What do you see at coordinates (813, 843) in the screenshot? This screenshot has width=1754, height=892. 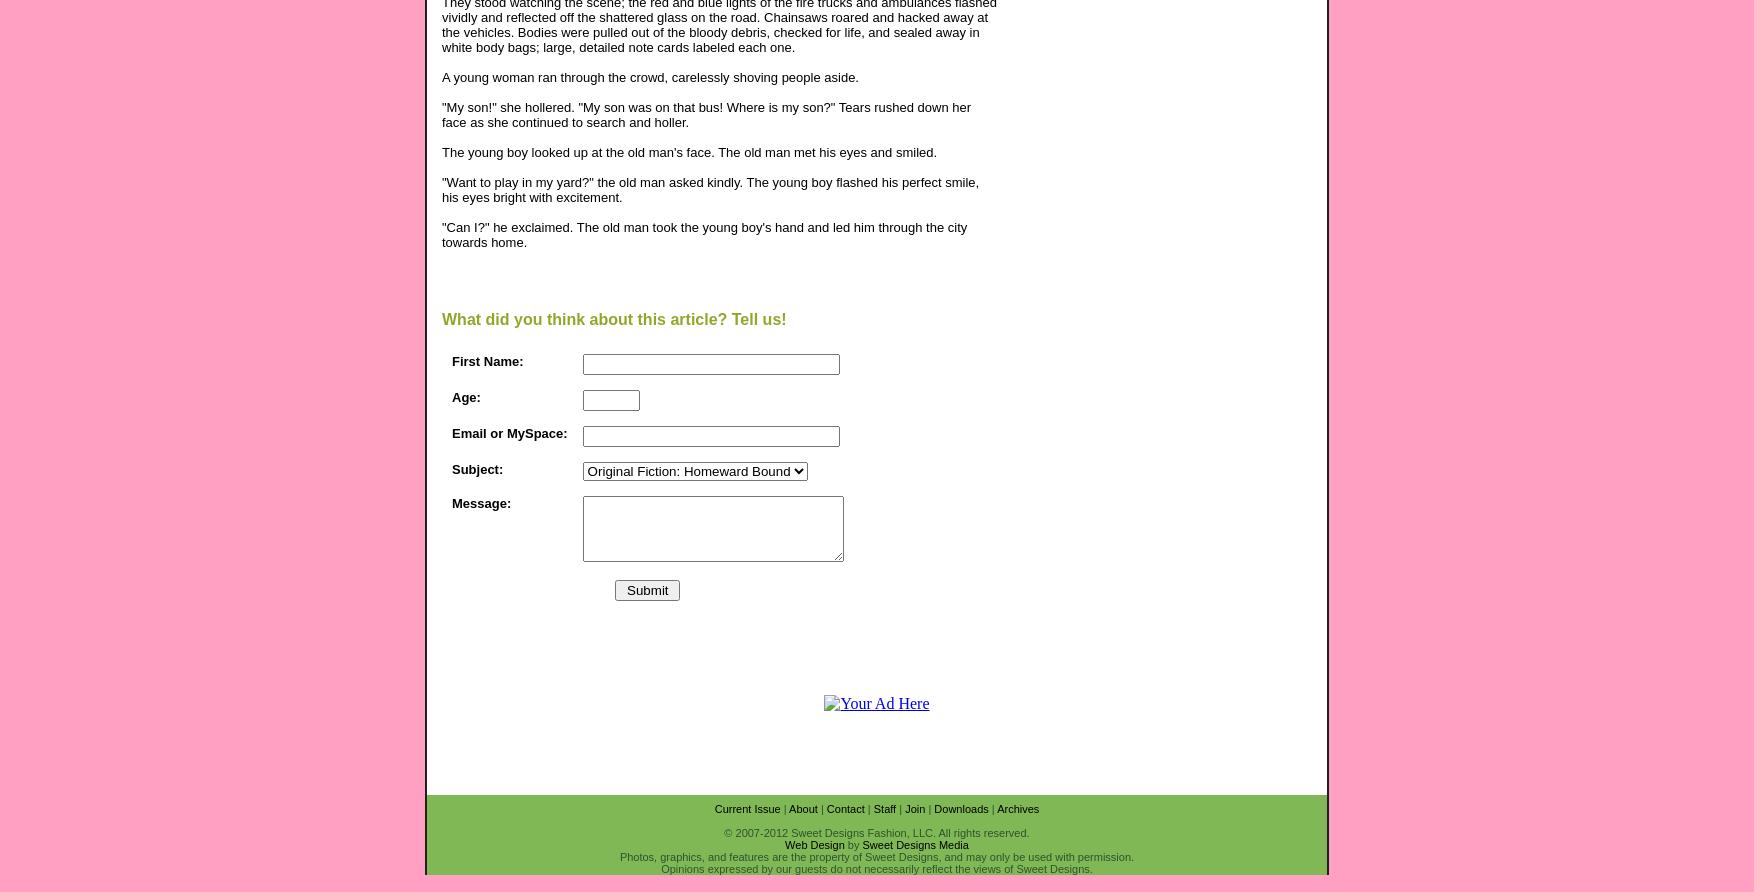 I see `'Web Design'` at bounding box center [813, 843].